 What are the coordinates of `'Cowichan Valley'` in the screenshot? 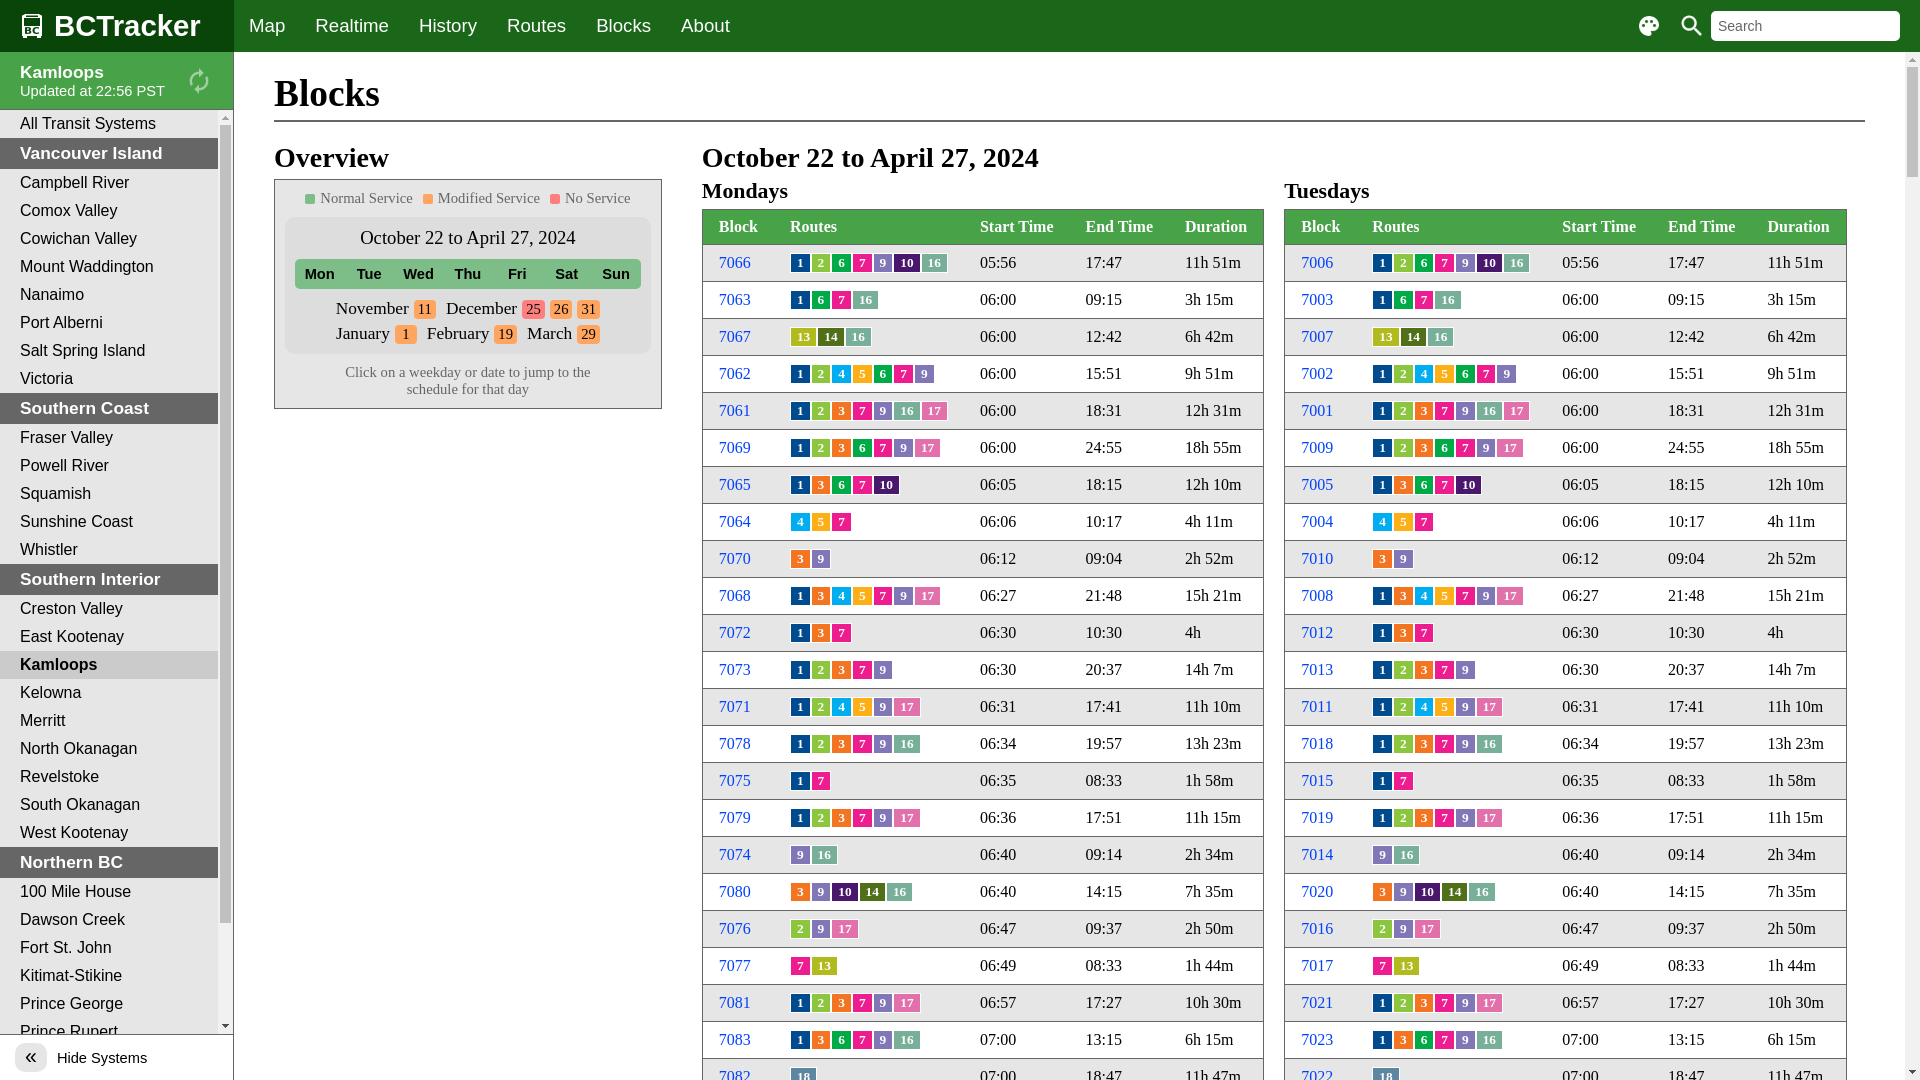 It's located at (108, 238).